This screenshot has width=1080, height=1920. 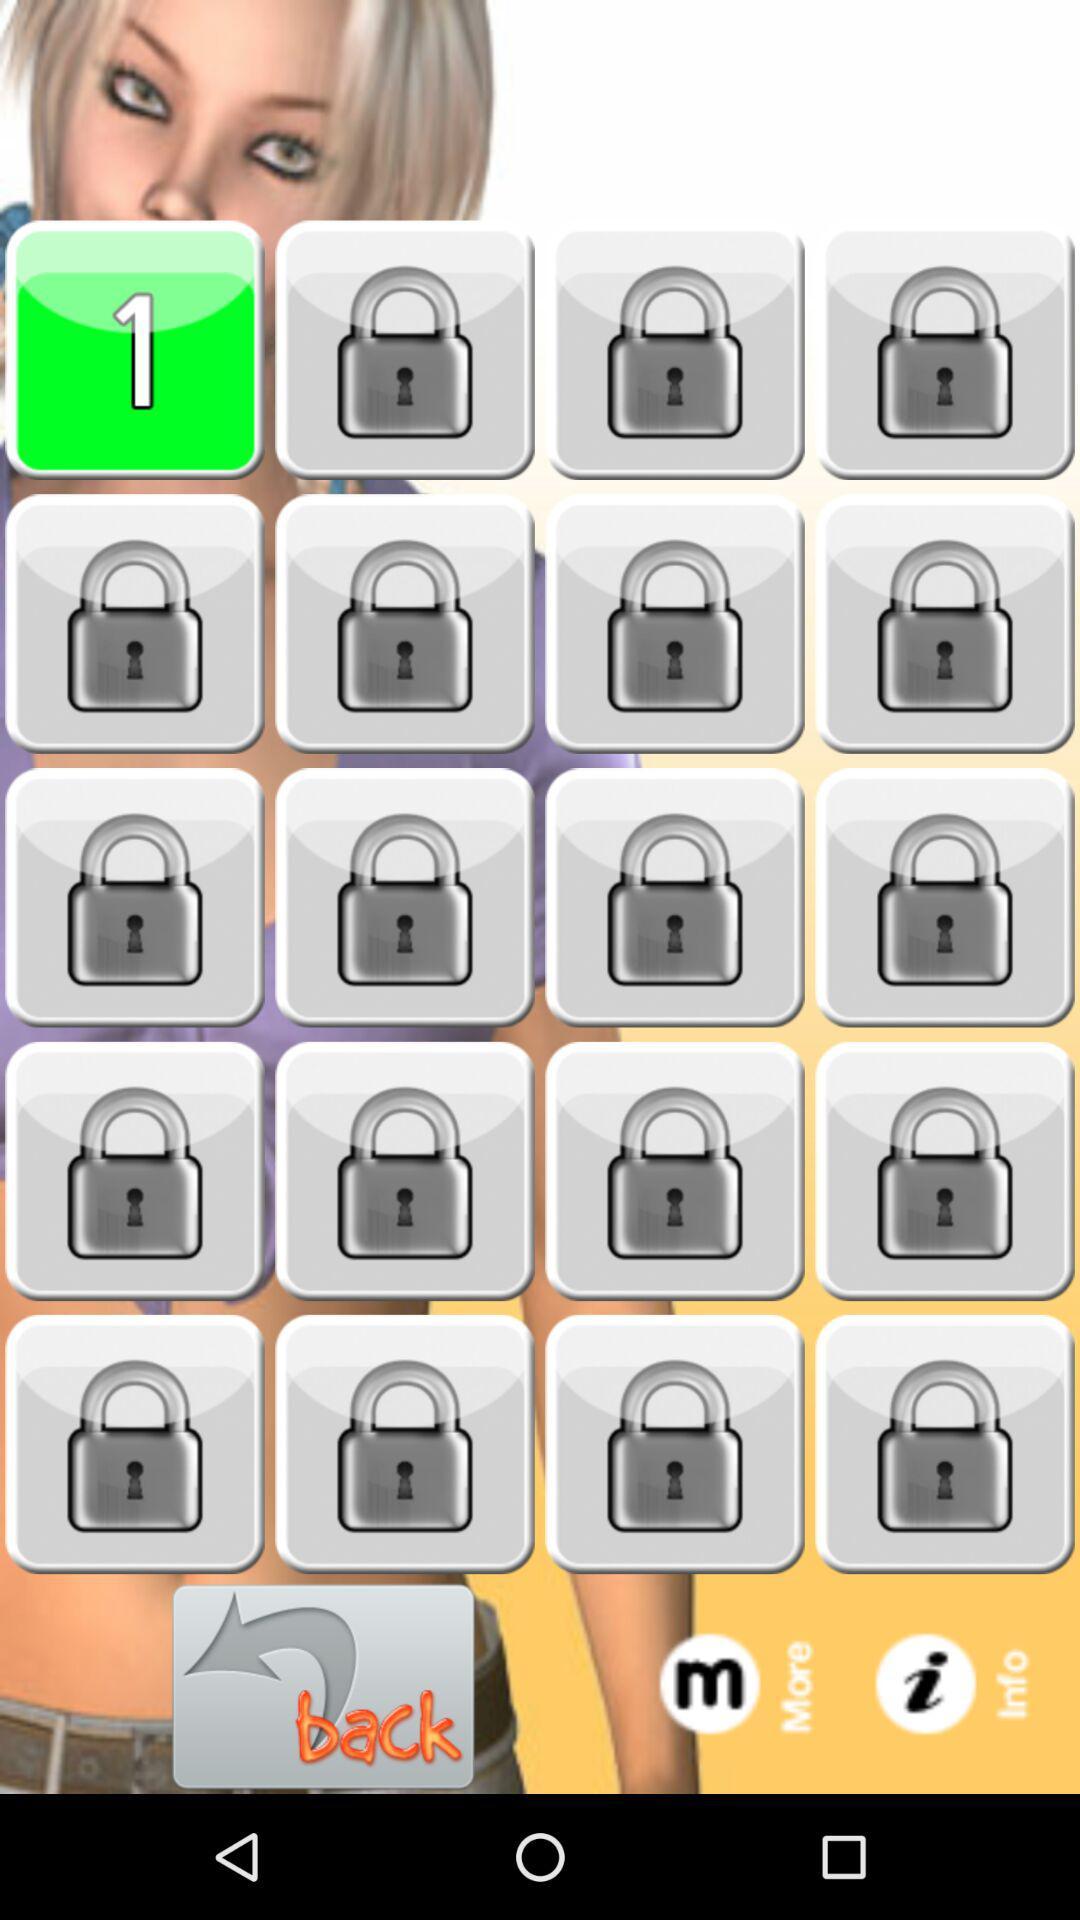 I want to click on blok, so click(x=945, y=897).